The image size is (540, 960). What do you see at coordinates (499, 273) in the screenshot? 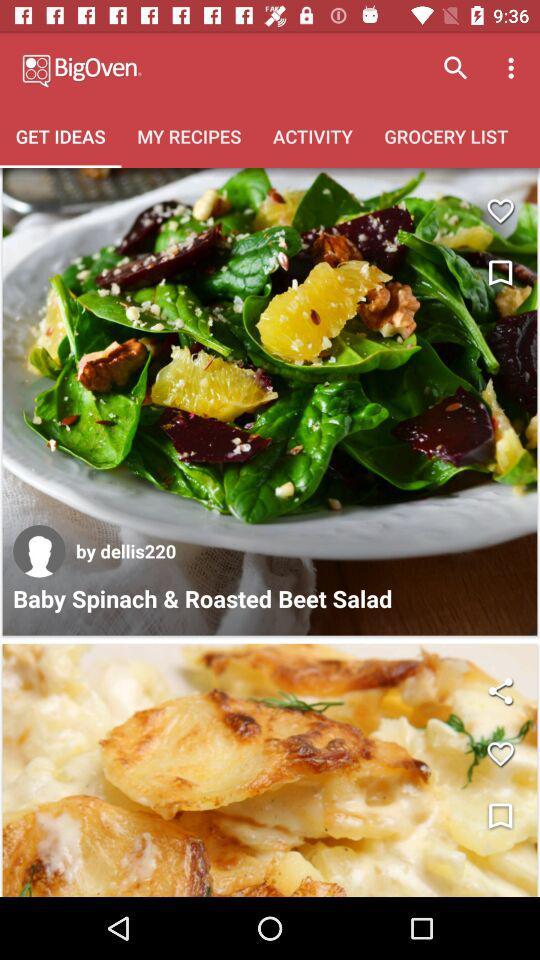
I see `bookmark this` at bounding box center [499, 273].